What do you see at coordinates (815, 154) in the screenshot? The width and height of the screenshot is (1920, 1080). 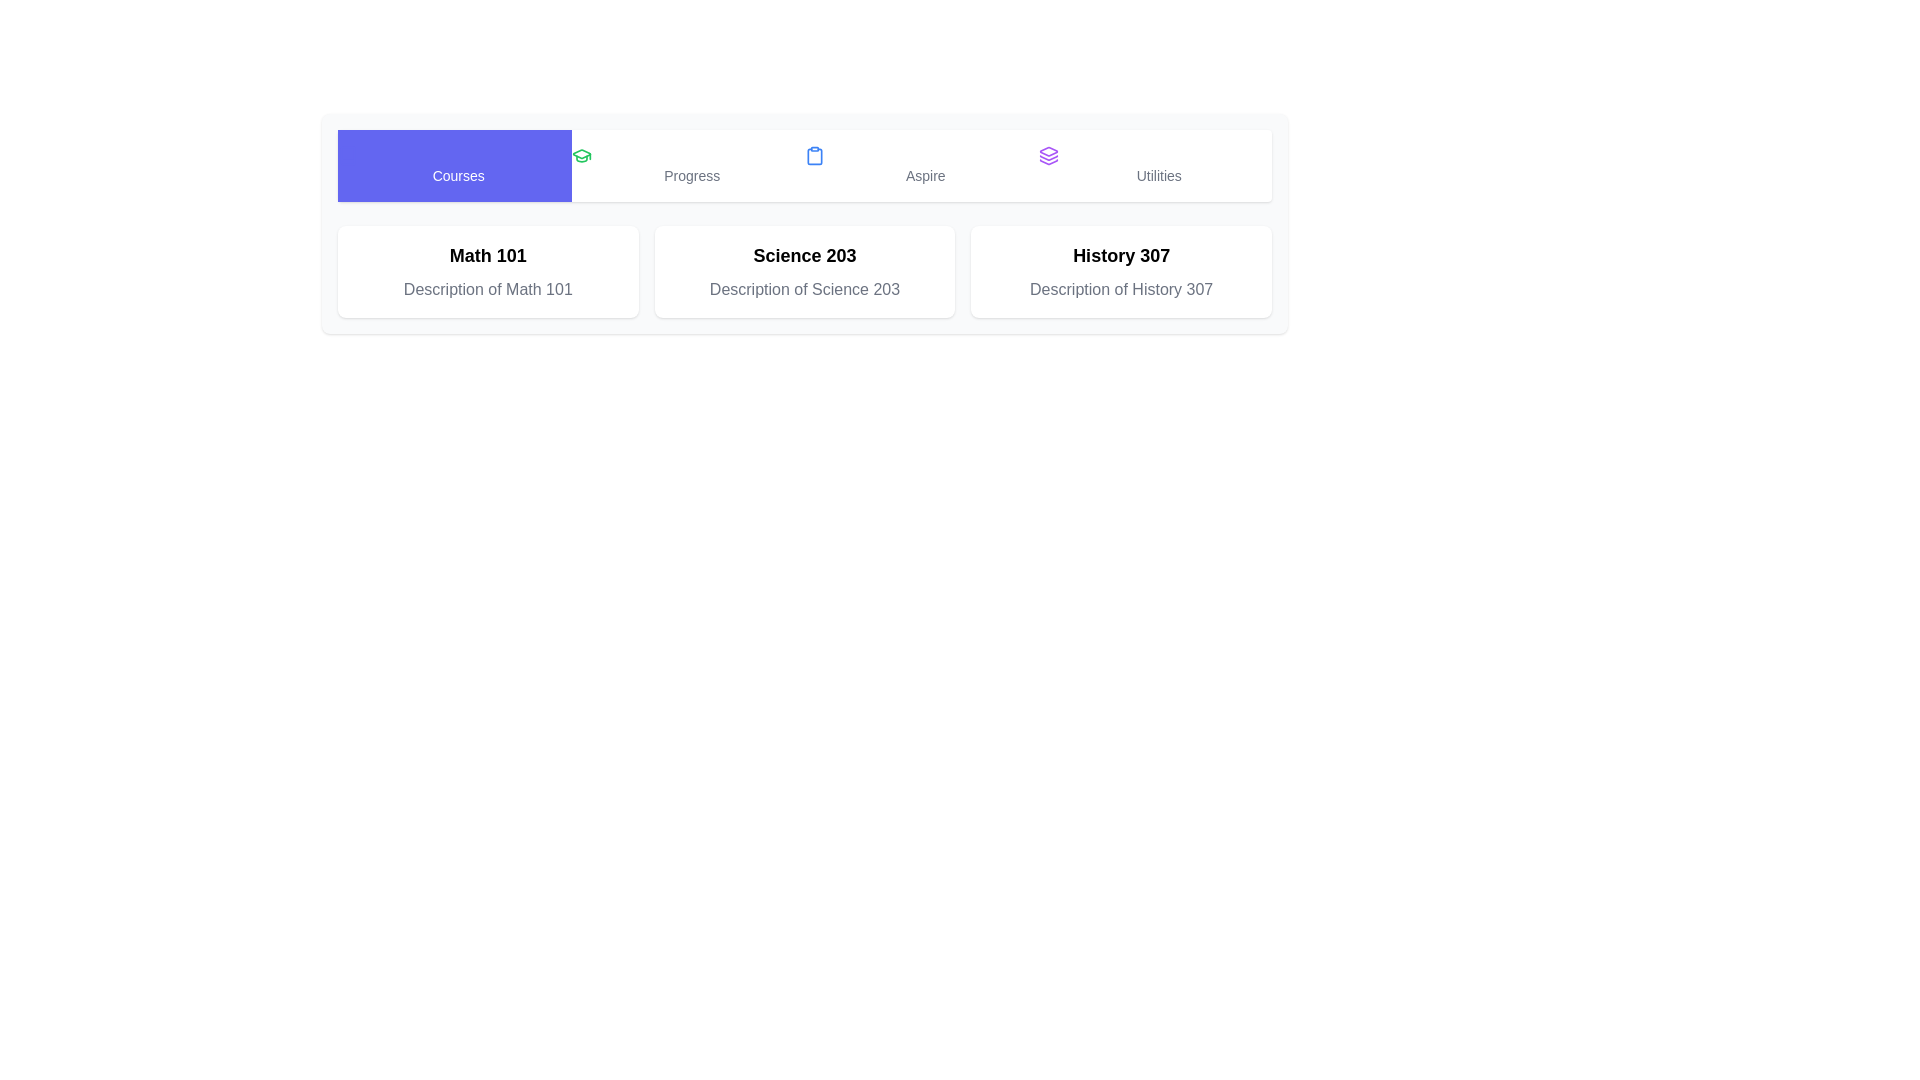 I see `the clipboard or note-taking icon located at the top center of the 'Aspire' navigation options, positioned to the left of the text 'Aspire'` at bounding box center [815, 154].